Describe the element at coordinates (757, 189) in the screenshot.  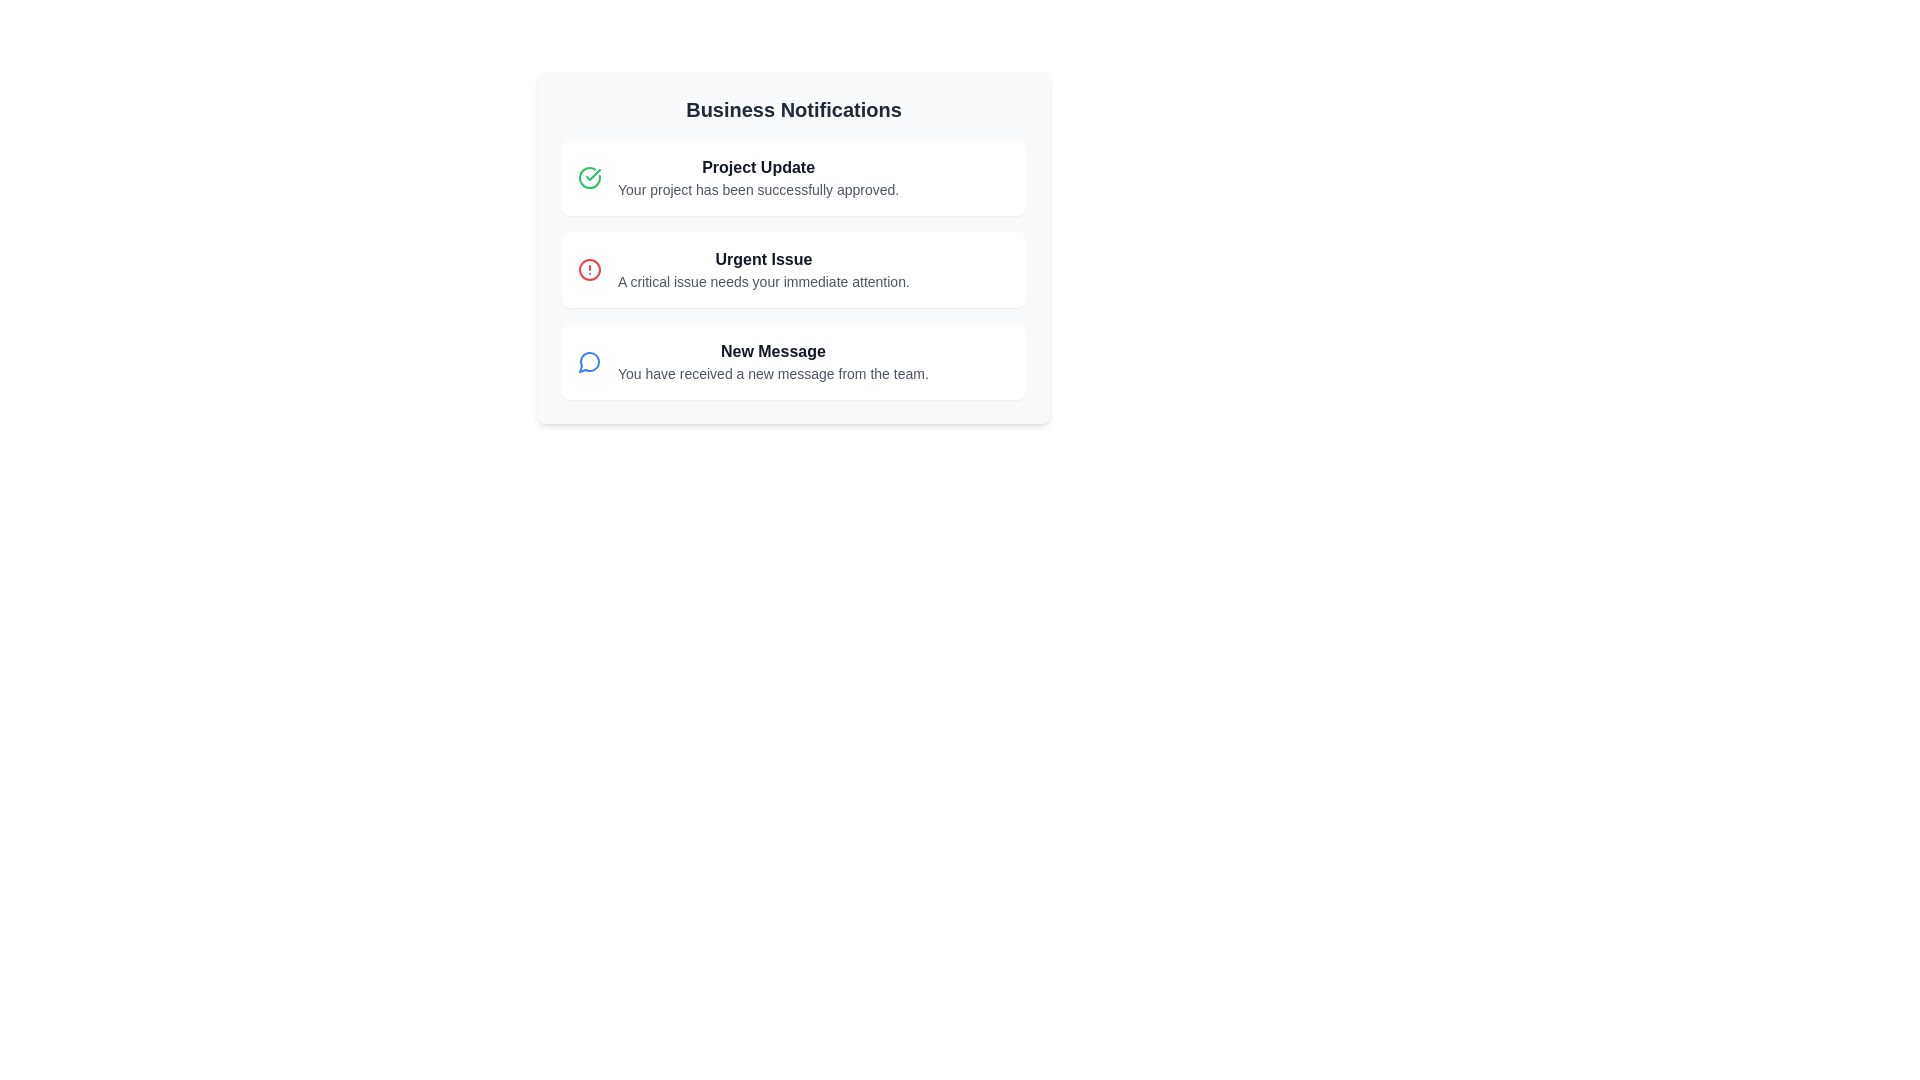
I see `text element that displays 'Your project has been successfully approved.' located below the header 'Project Update' within the 'Business Notifications' card` at that location.